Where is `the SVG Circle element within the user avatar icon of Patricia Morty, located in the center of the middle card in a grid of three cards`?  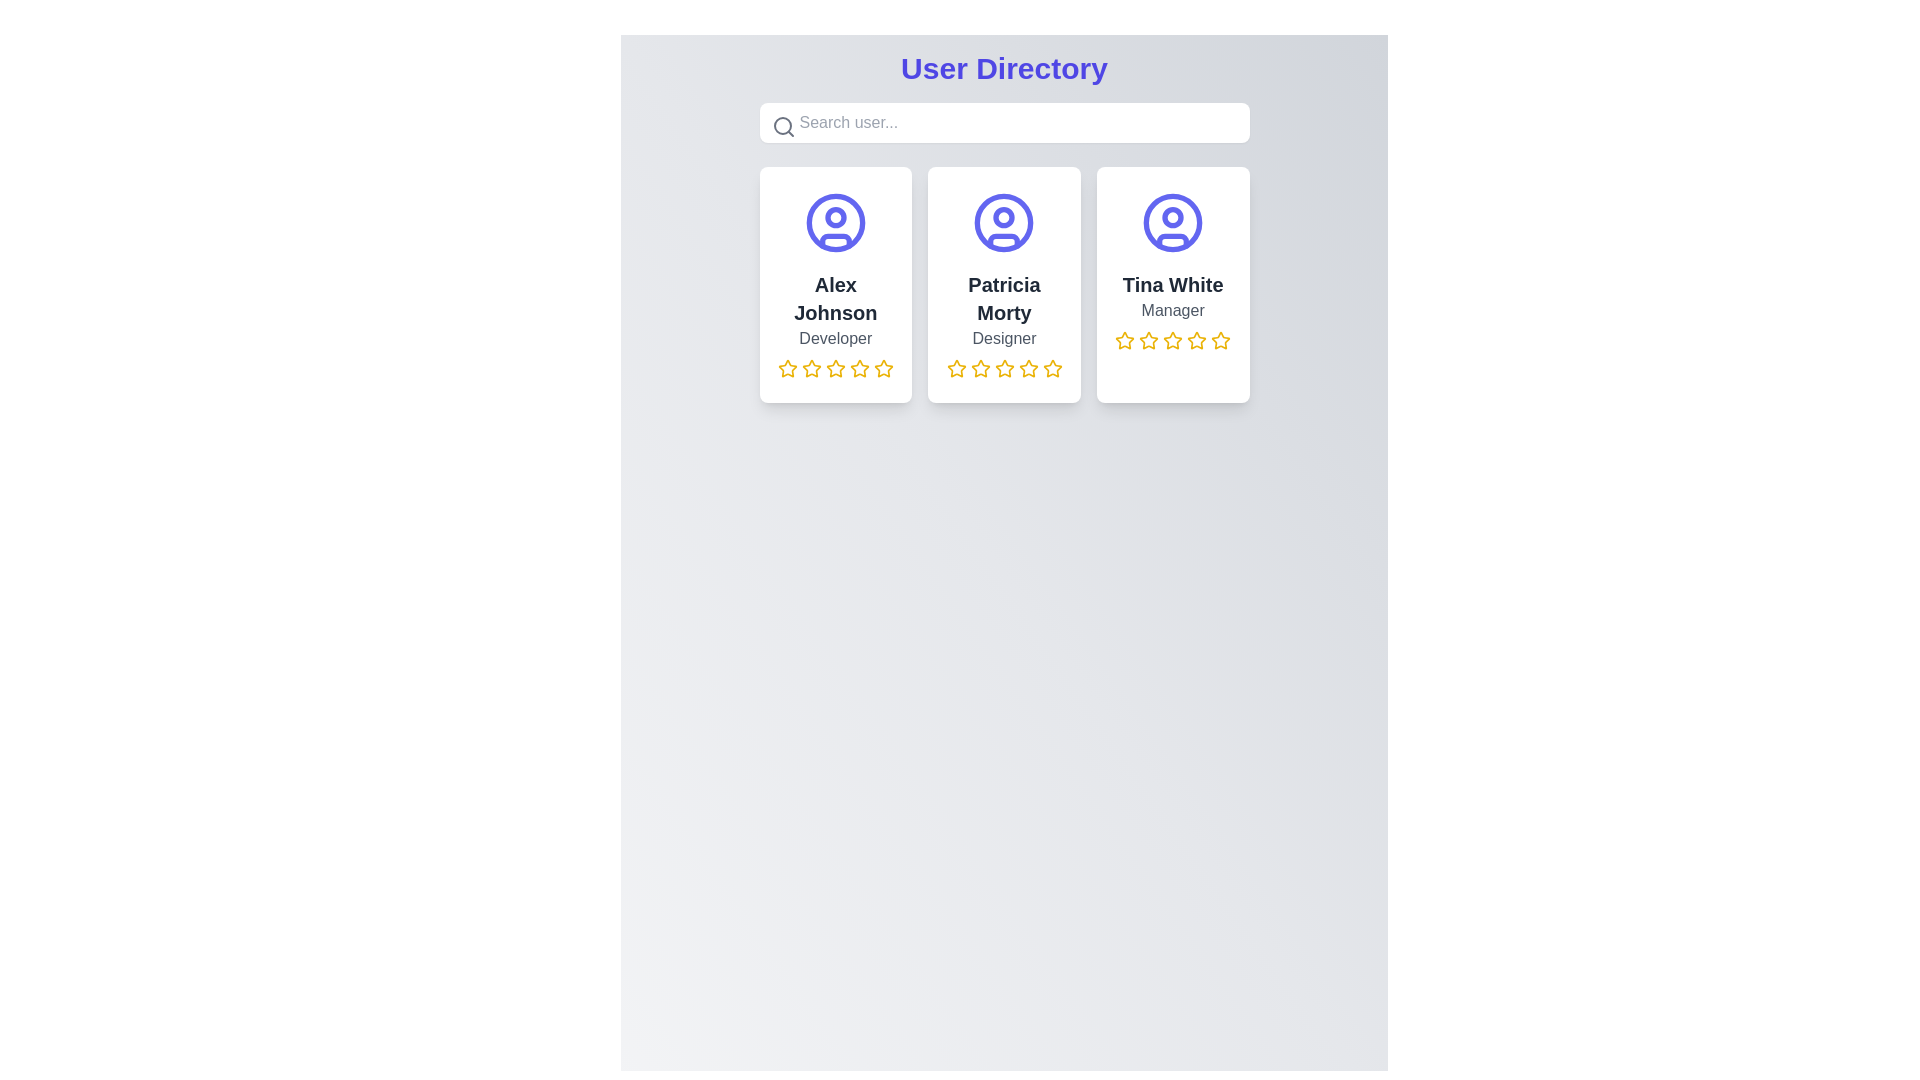
the SVG Circle element within the user avatar icon of Patricia Morty, located in the center of the middle card in a grid of three cards is located at coordinates (1004, 223).